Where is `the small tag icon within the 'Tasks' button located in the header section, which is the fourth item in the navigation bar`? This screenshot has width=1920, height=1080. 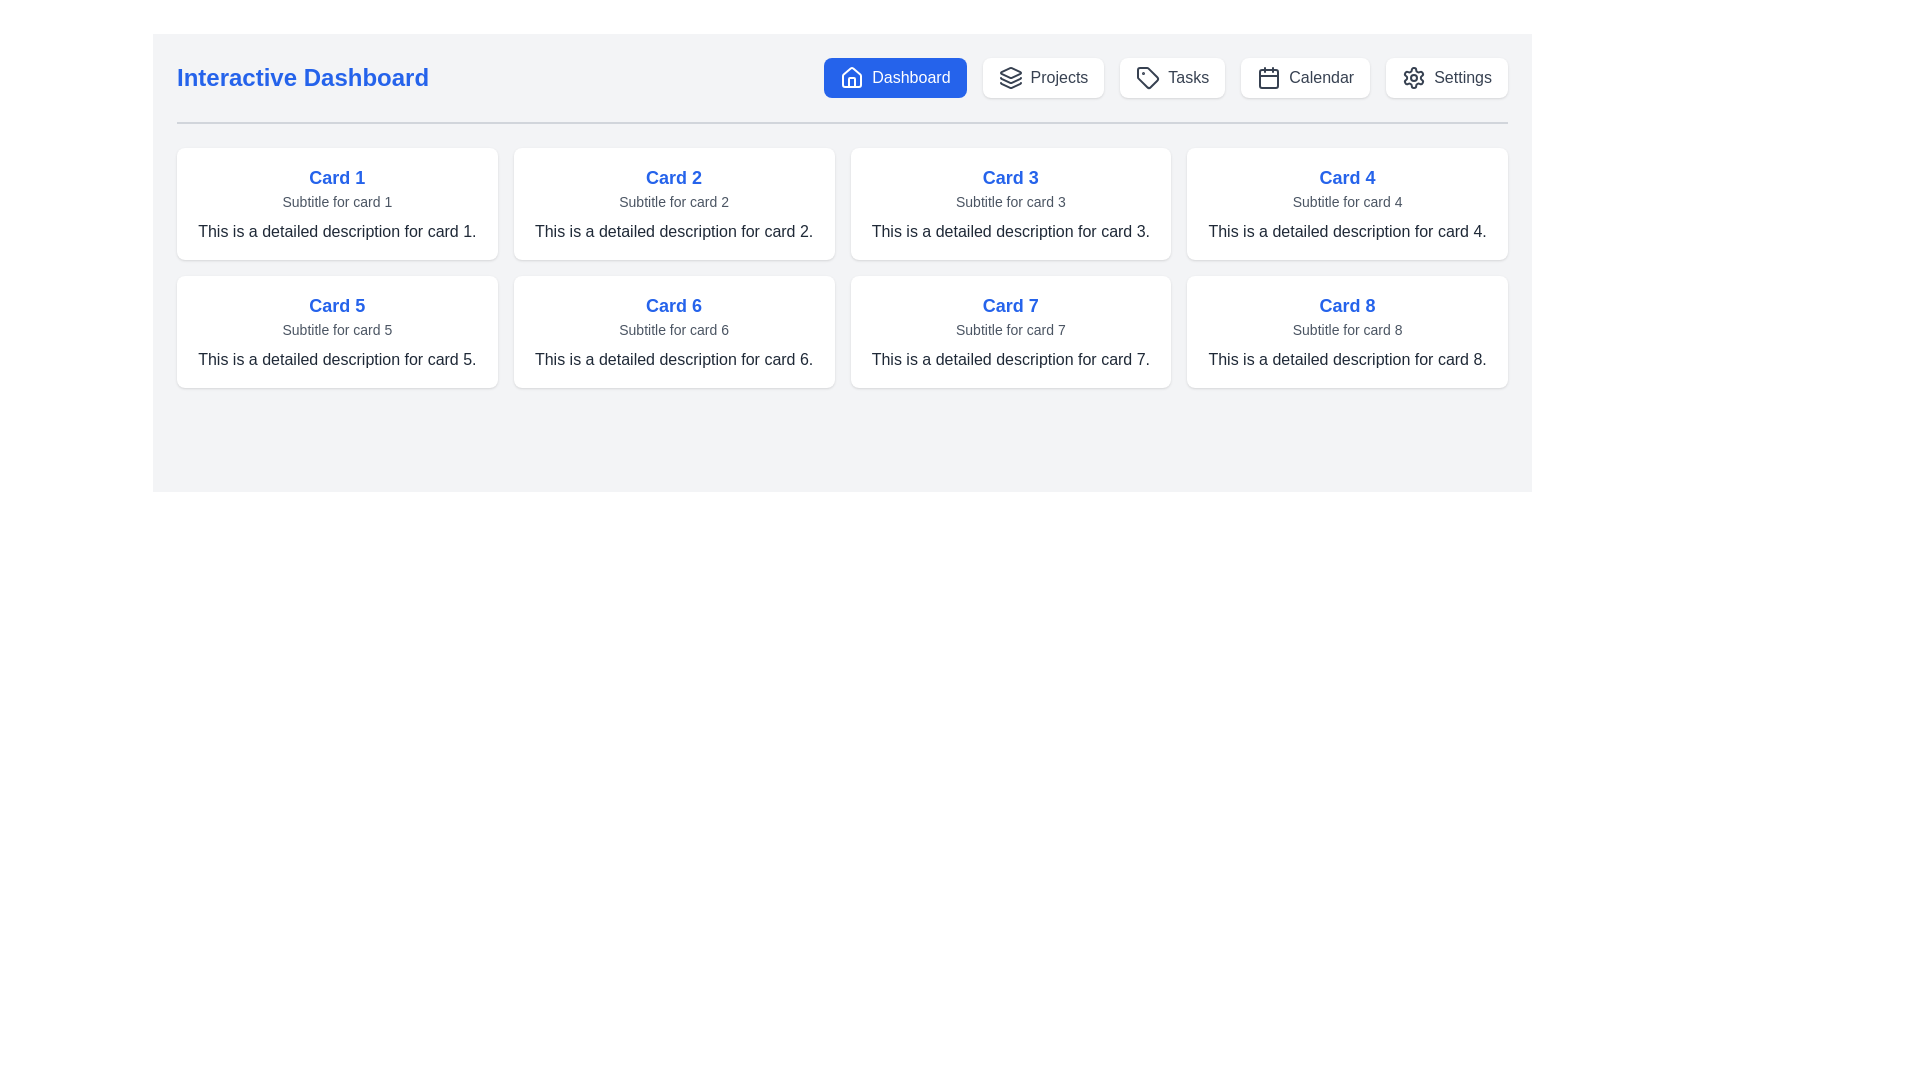
the small tag icon within the 'Tasks' button located in the header section, which is the fourth item in the navigation bar is located at coordinates (1148, 76).